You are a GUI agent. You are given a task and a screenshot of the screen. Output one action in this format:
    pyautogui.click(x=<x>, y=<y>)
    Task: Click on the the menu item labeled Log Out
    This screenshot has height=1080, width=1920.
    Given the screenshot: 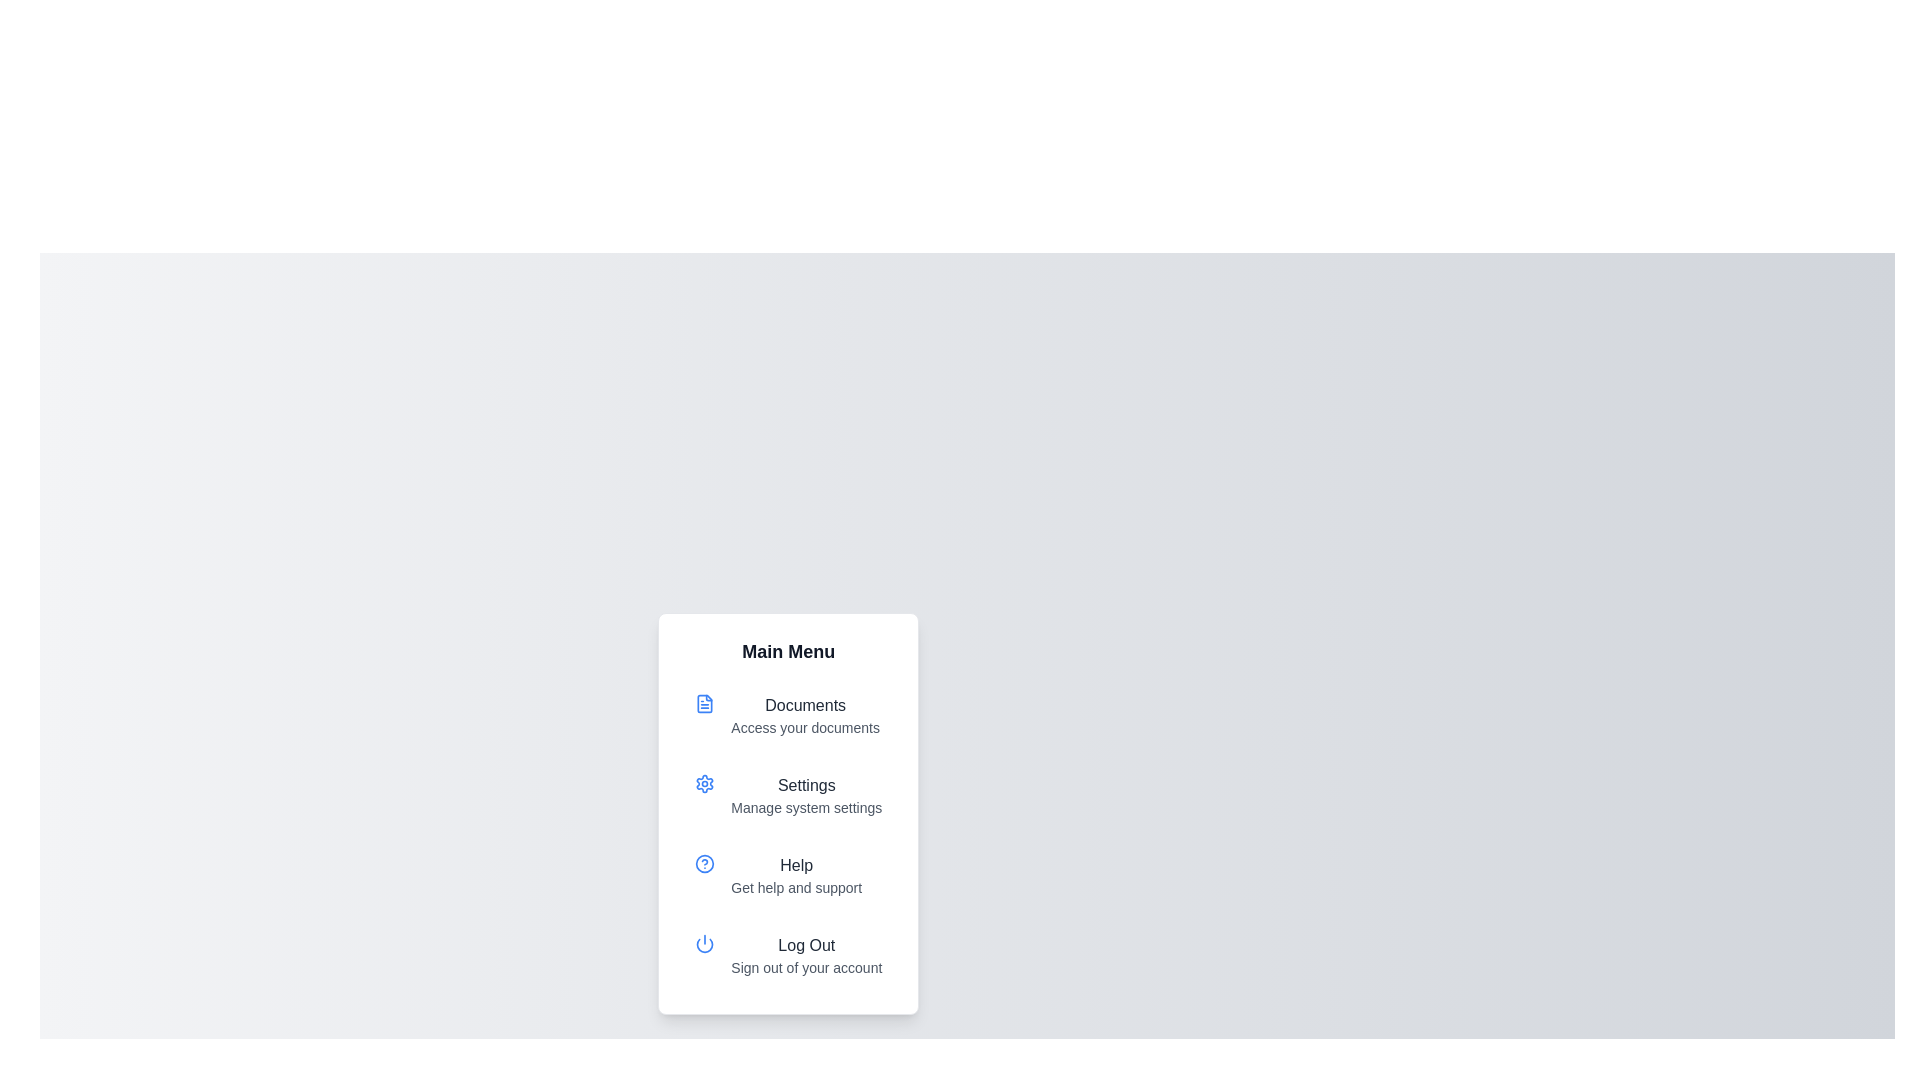 What is the action you would take?
    pyautogui.click(x=787, y=955)
    